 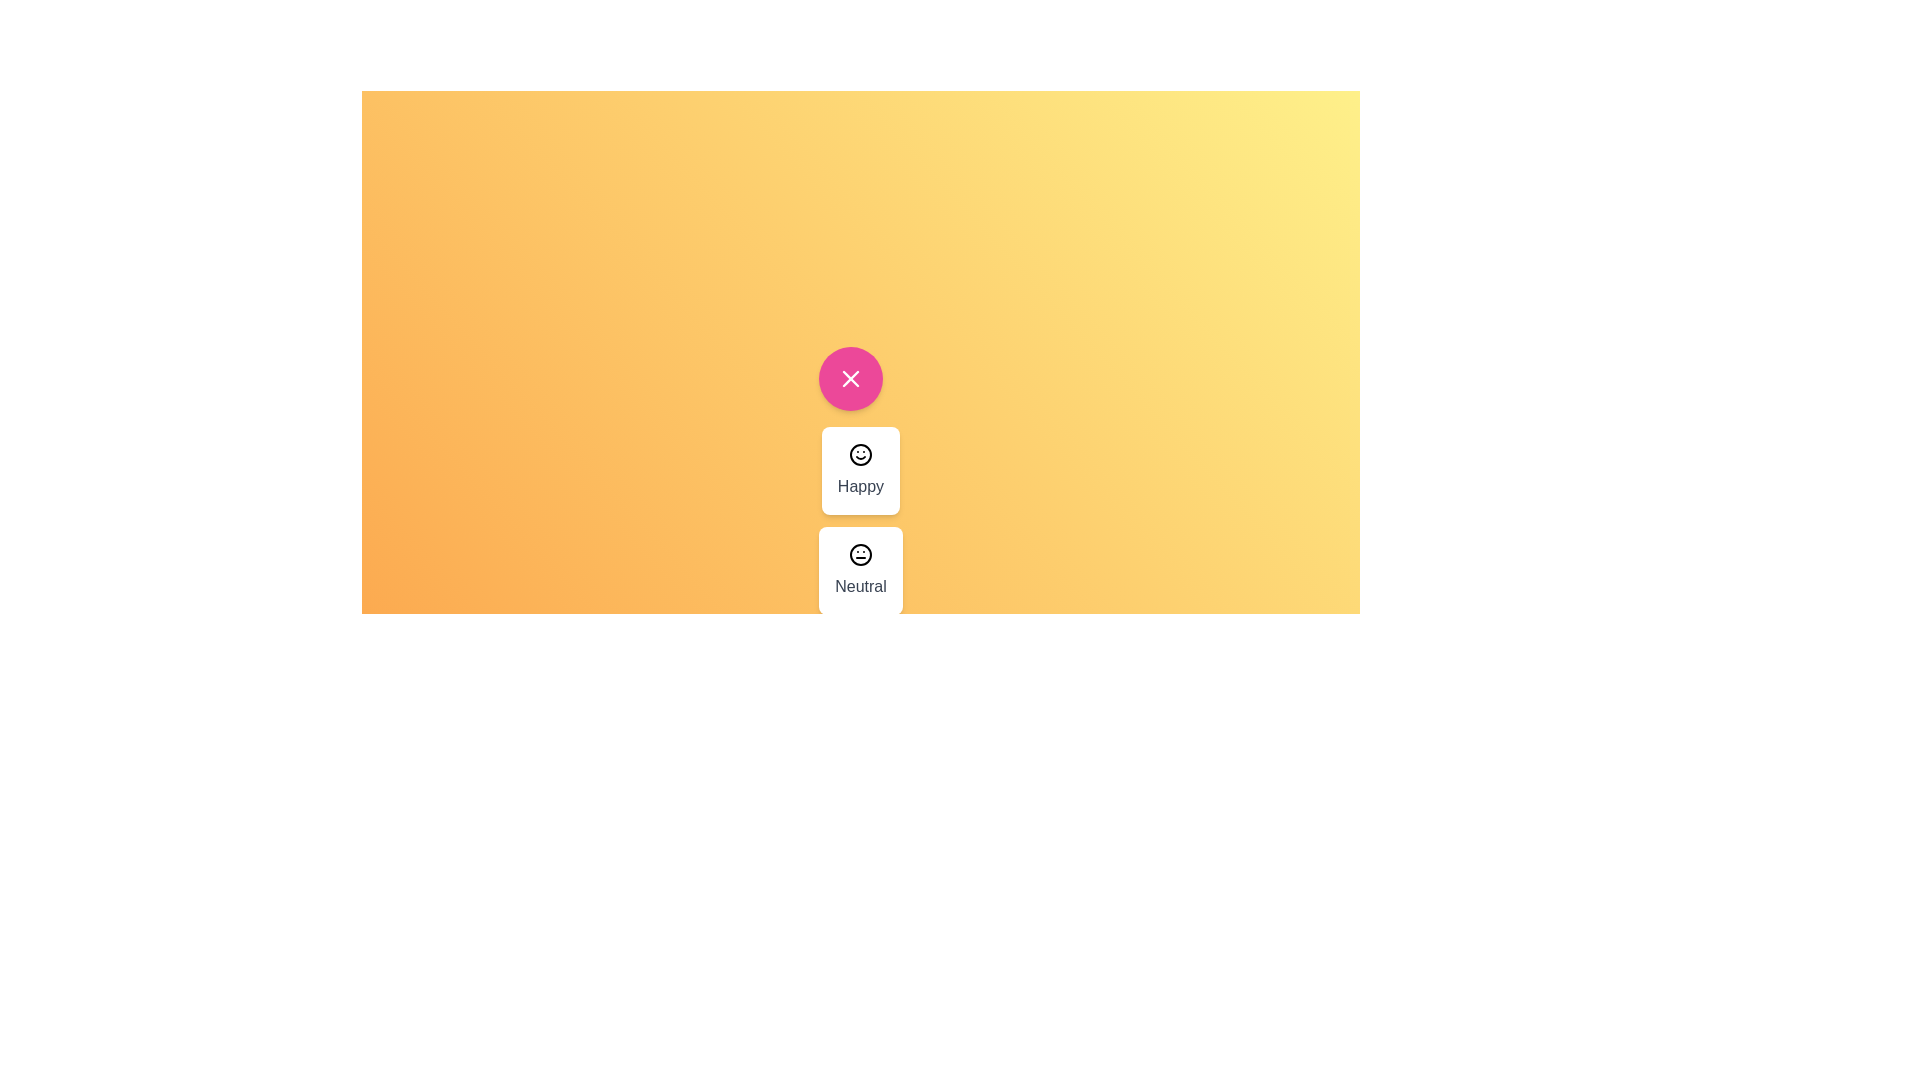 What do you see at coordinates (860, 470) in the screenshot?
I see `the emoji menu item labeled Happy` at bounding box center [860, 470].